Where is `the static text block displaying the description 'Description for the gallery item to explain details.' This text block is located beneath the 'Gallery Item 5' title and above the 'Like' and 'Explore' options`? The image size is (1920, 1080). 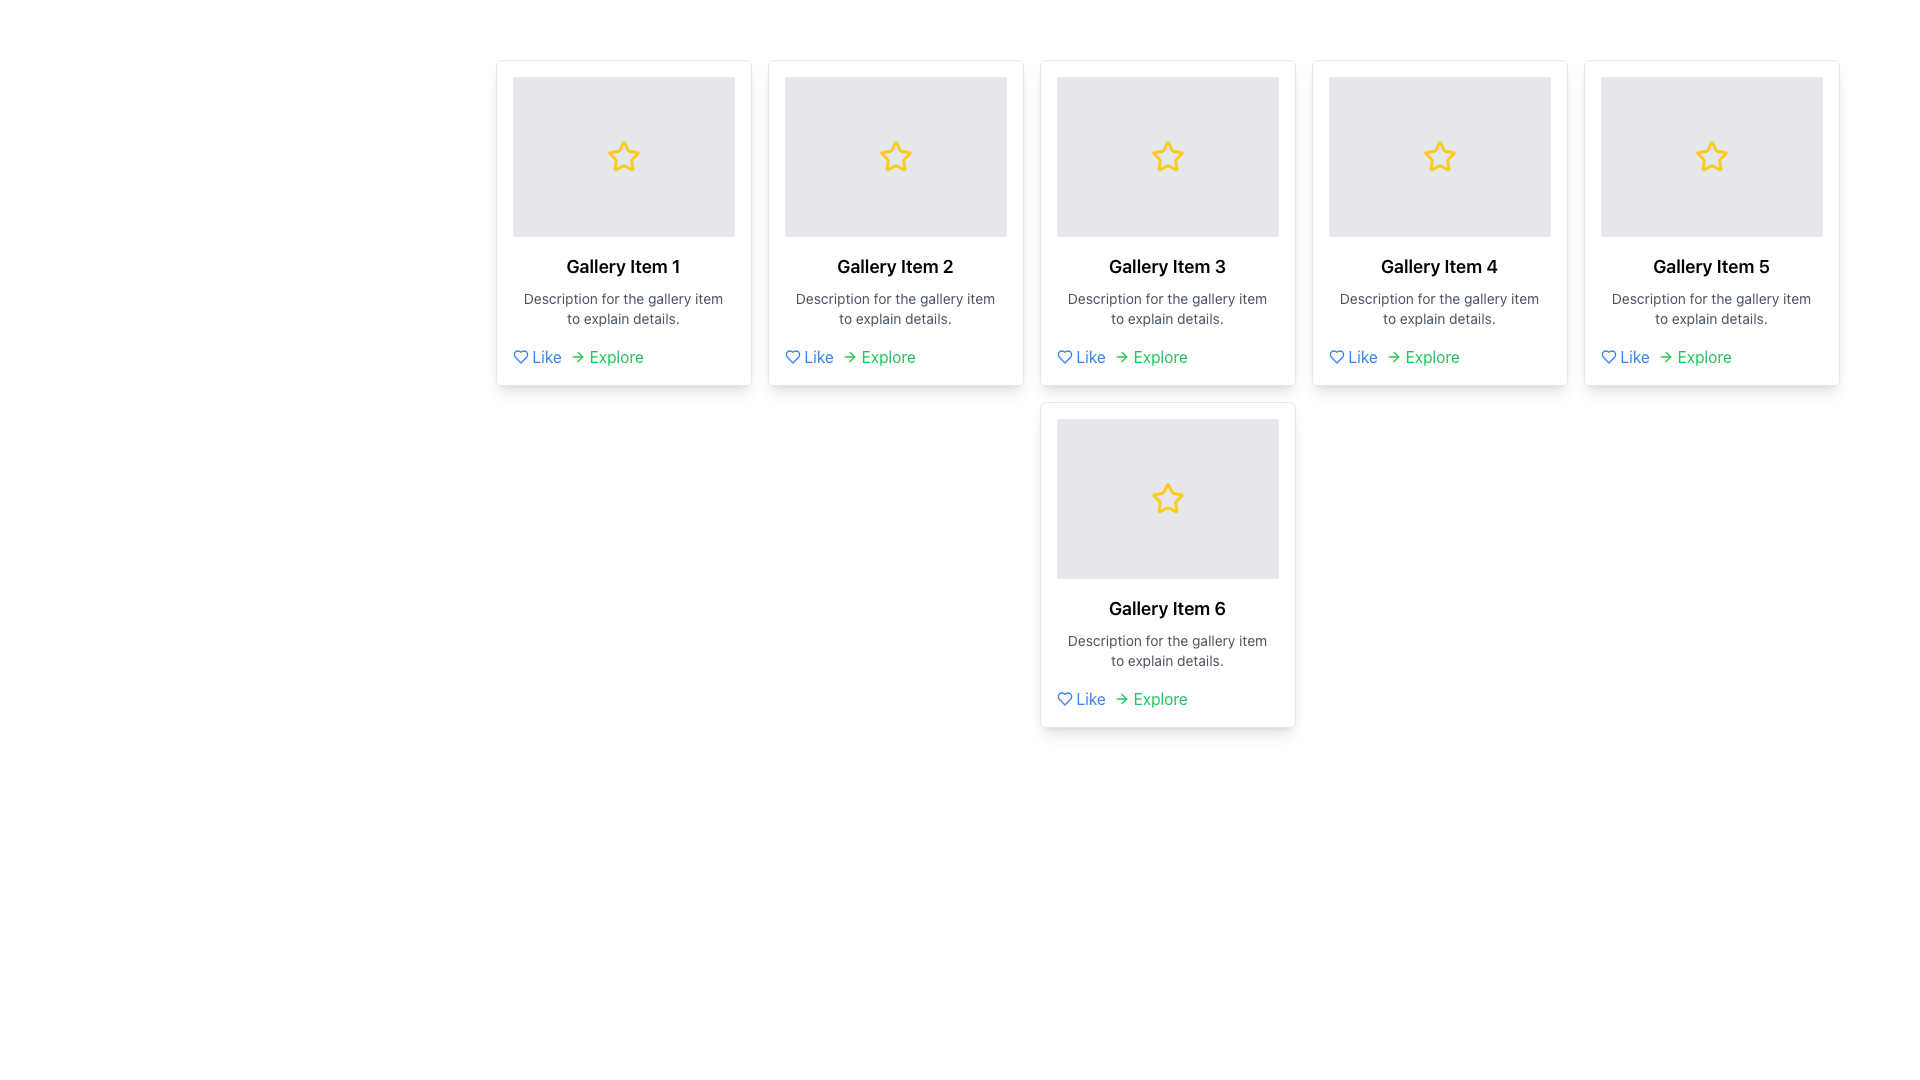 the static text block displaying the description 'Description for the gallery item to explain details.' This text block is located beneath the 'Gallery Item 5' title and above the 'Like' and 'Explore' options is located at coordinates (1710, 308).